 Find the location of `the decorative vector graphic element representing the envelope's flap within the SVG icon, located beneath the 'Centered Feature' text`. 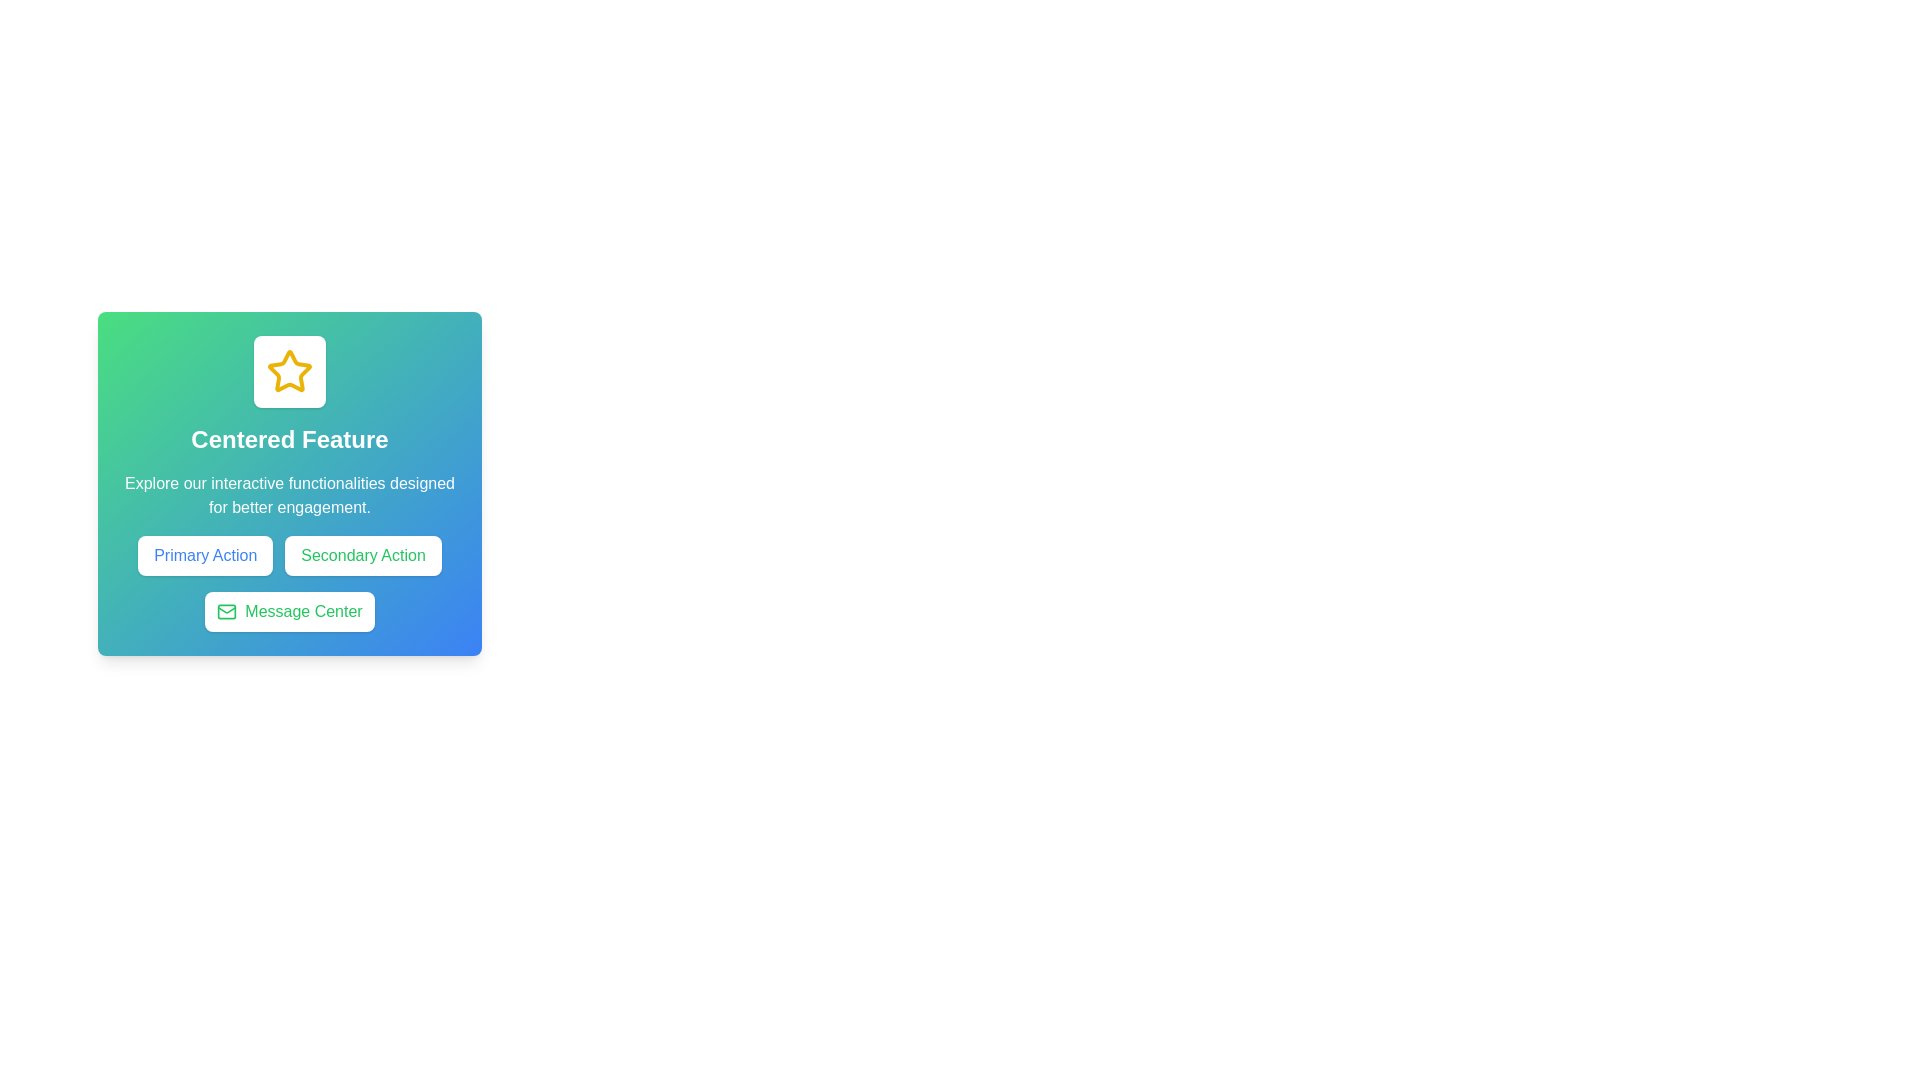

the decorative vector graphic element representing the envelope's flap within the SVG icon, located beneath the 'Centered Feature' text is located at coordinates (227, 609).